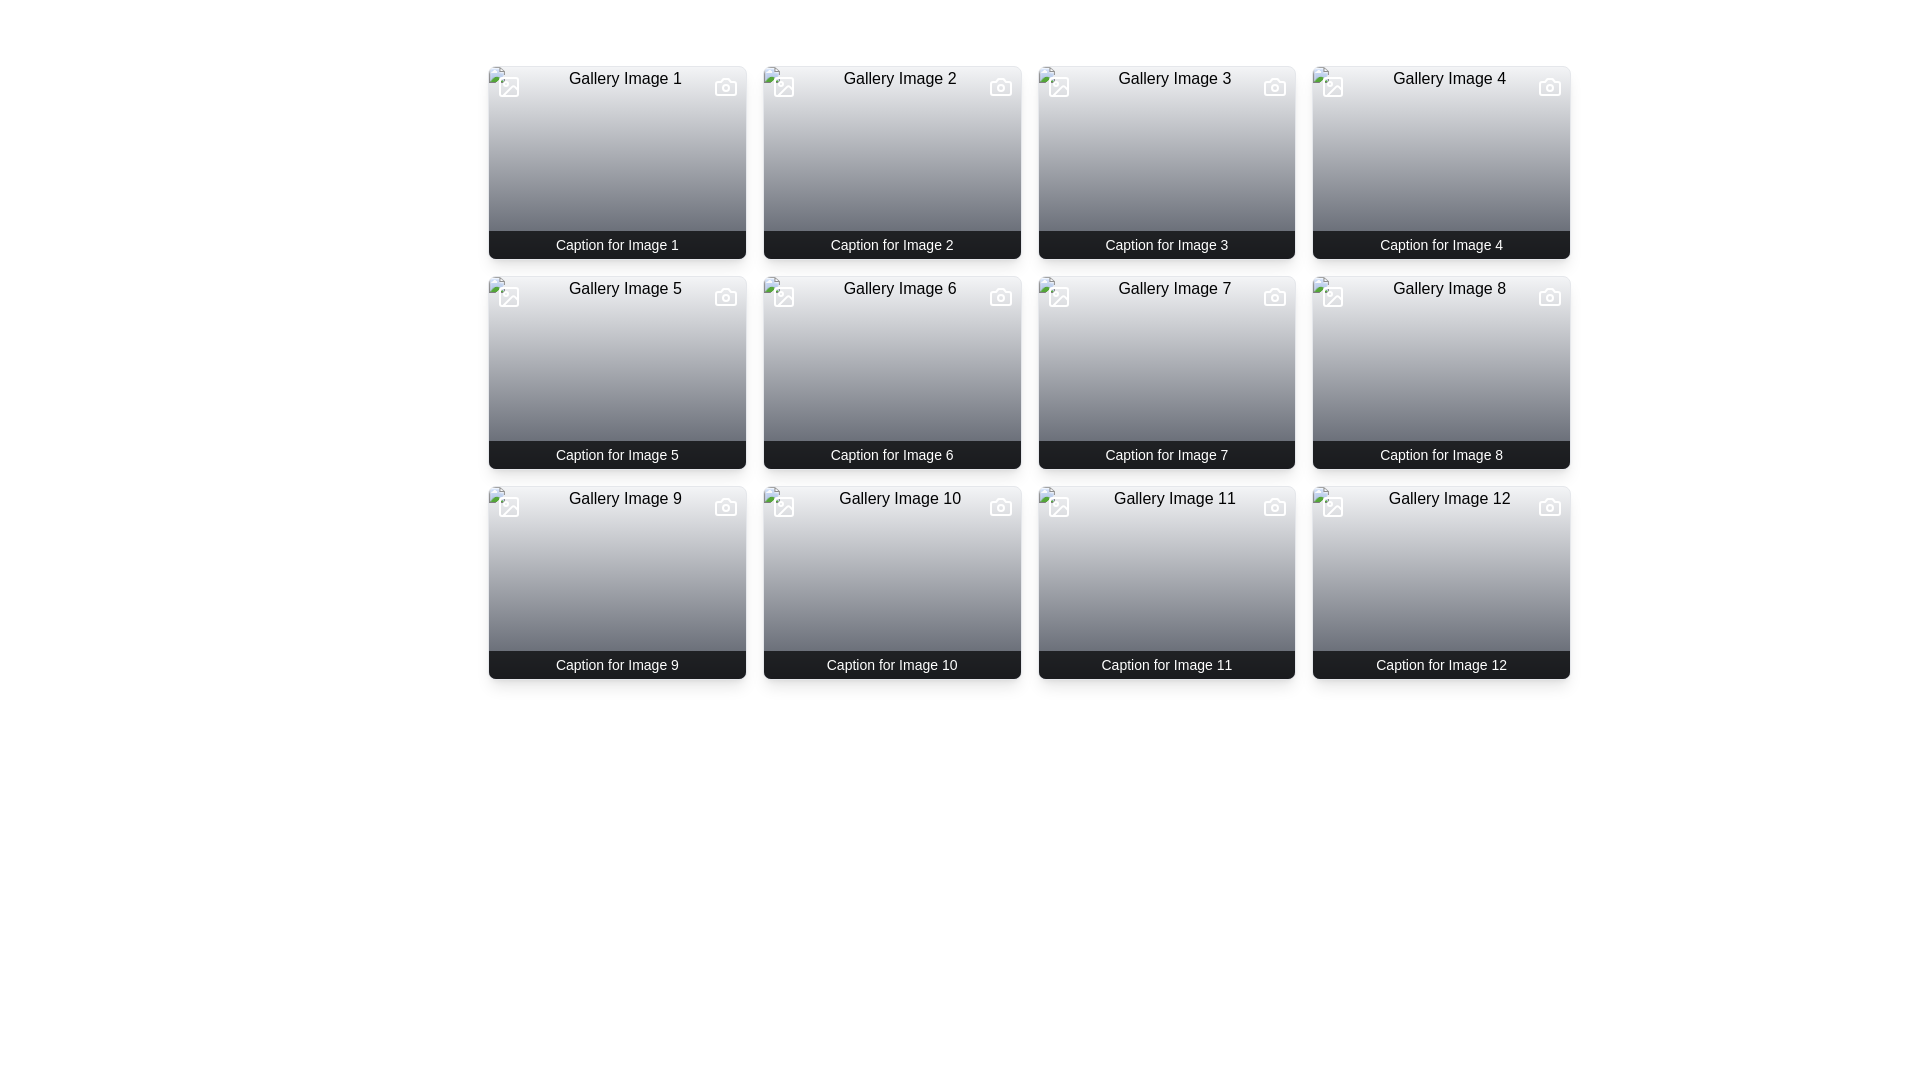 This screenshot has width=1920, height=1080. What do you see at coordinates (616, 455) in the screenshot?
I see `the text label serving as a caption for the gallery image located in the bottom section of the 'Gallery Image 5' card in the second row, first column of the grid` at bounding box center [616, 455].